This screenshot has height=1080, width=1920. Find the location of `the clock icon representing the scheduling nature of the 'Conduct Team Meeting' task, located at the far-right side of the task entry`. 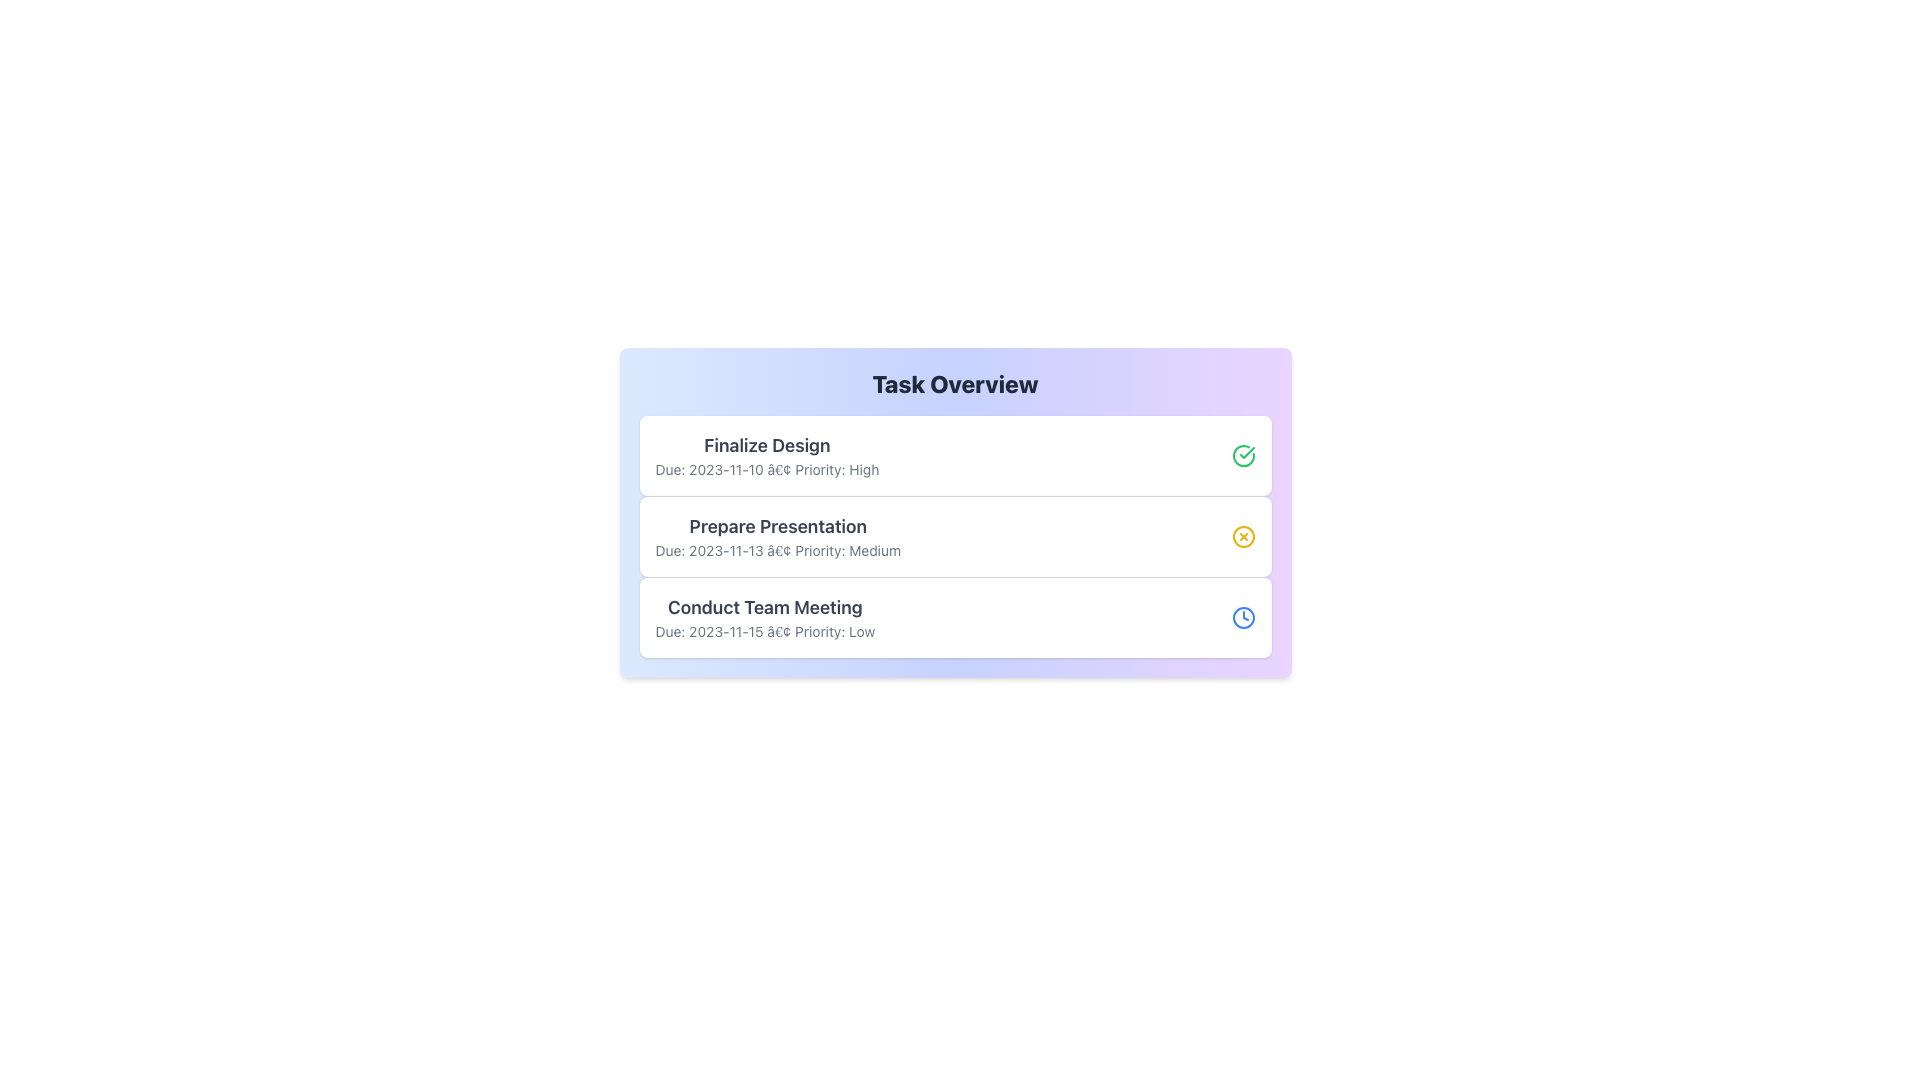

the clock icon representing the scheduling nature of the 'Conduct Team Meeting' task, located at the far-right side of the task entry is located at coordinates (1242, 616).